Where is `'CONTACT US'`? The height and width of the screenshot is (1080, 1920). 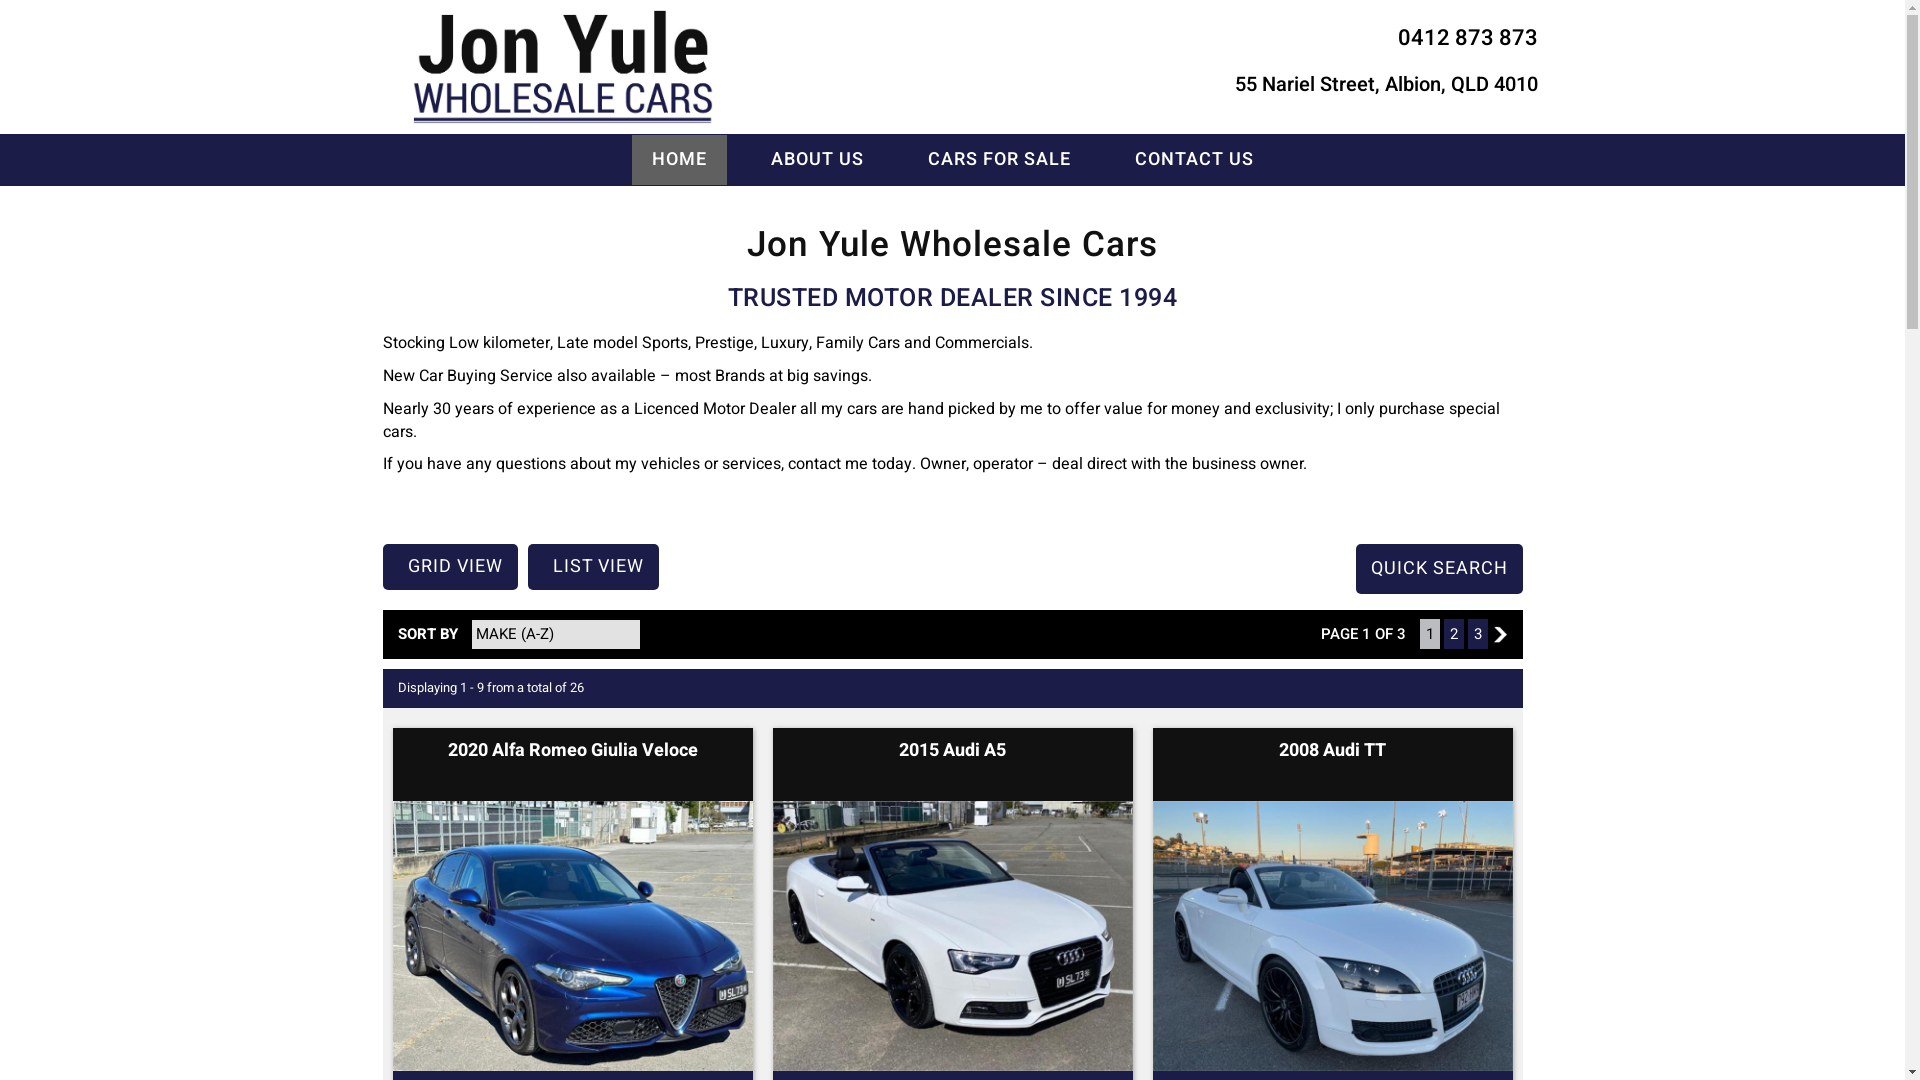 'CONTACT US' is located at coordinates (1112, 158).